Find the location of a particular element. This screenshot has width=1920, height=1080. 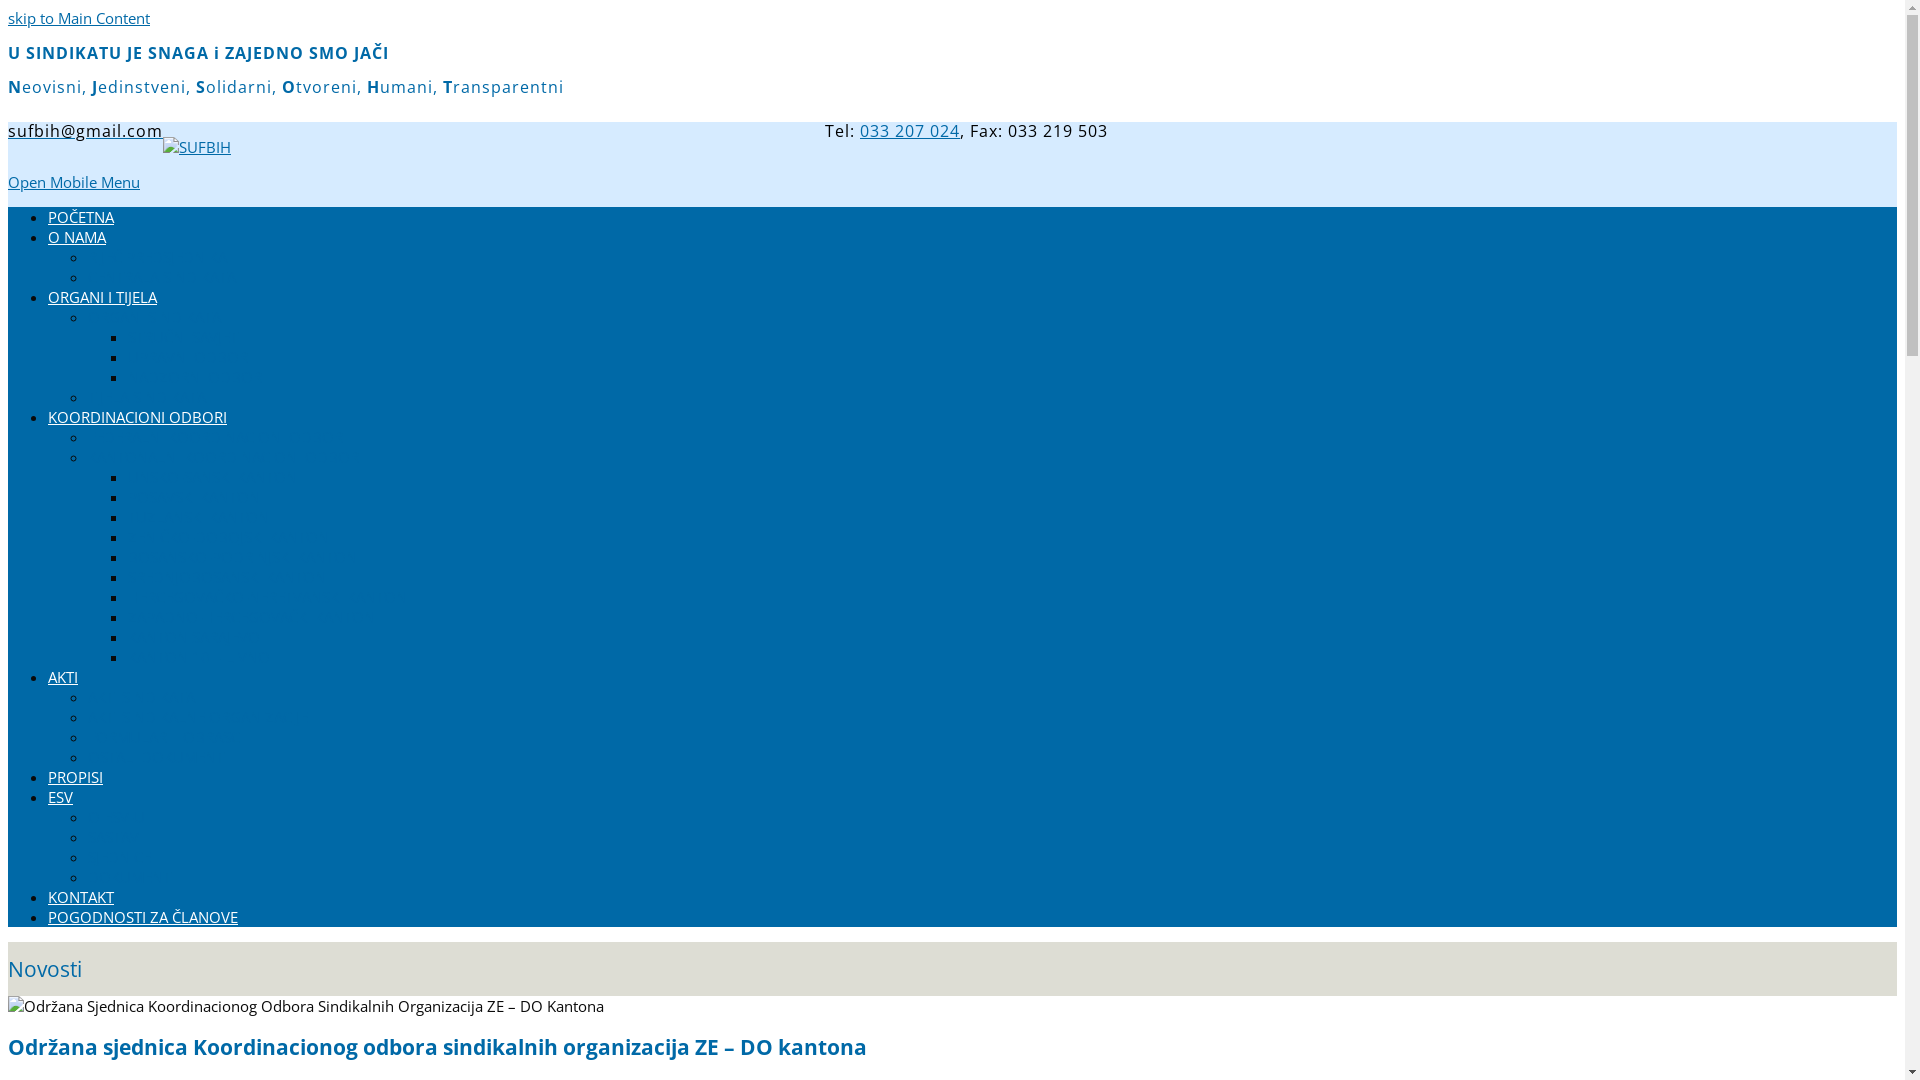

'KOORDINACIONI ODBORI' is located at coordinates (136, 415).